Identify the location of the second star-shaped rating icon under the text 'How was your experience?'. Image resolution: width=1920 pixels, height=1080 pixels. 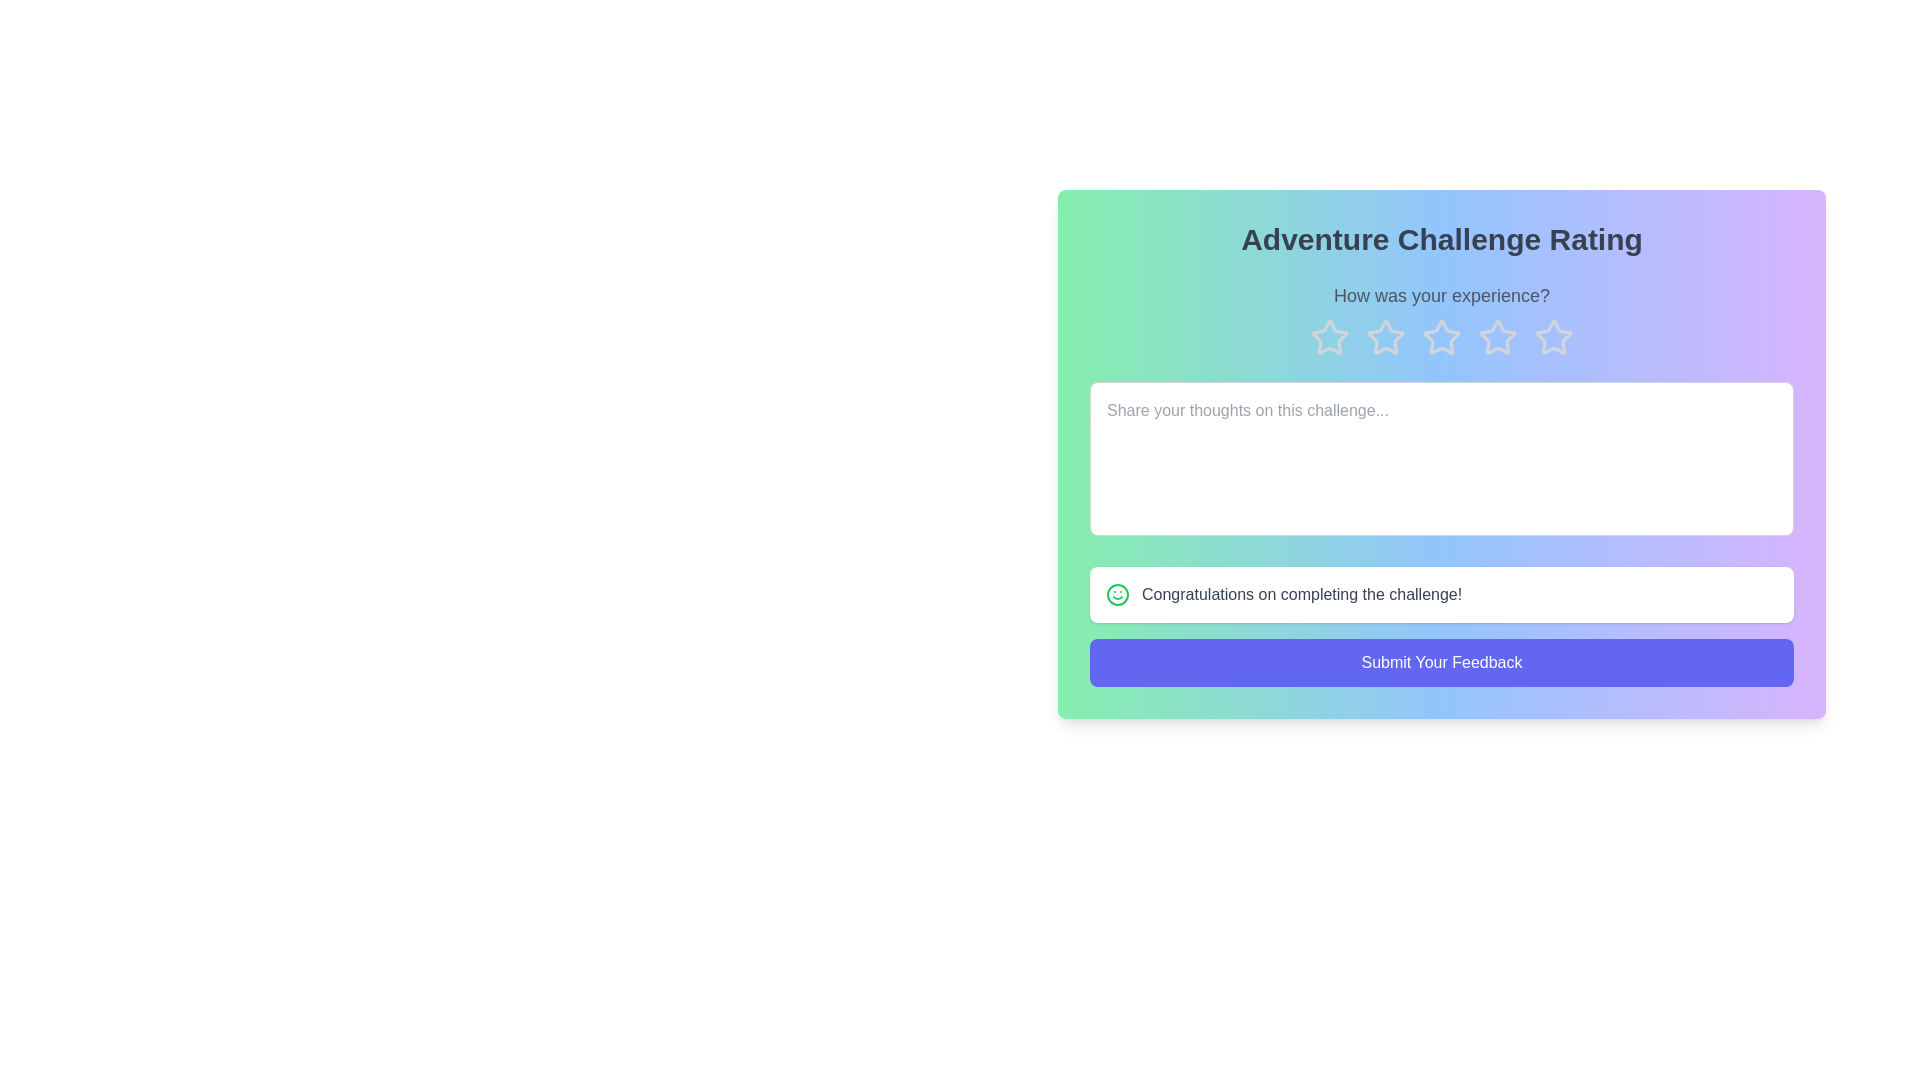
(1385, 337).